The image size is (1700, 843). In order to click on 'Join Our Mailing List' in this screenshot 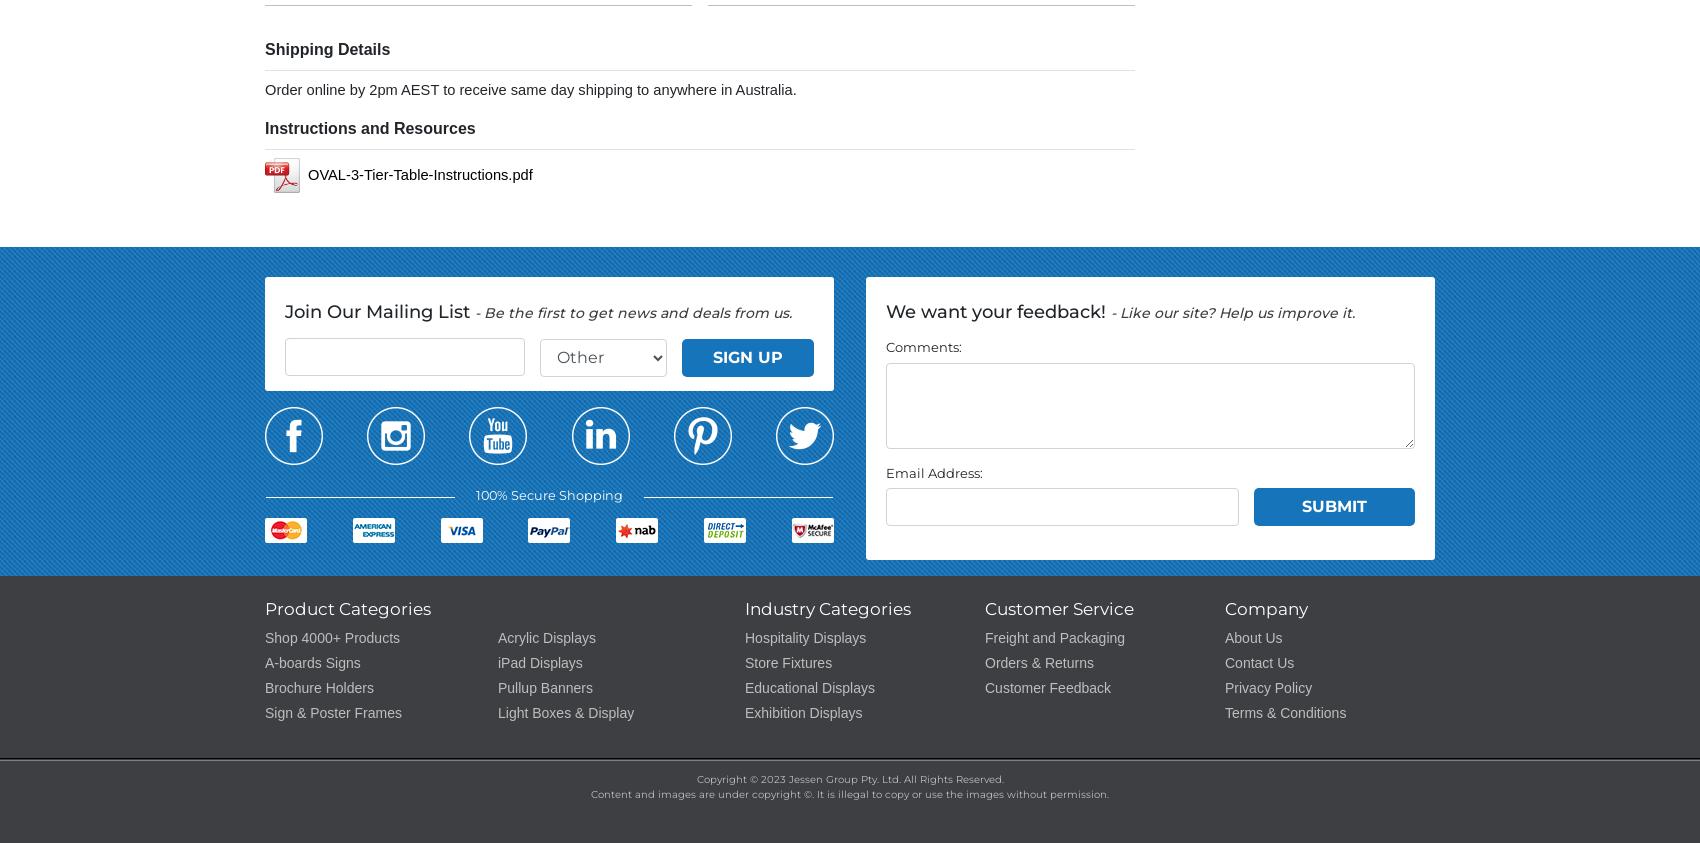, I will do `click(378, 309)`.